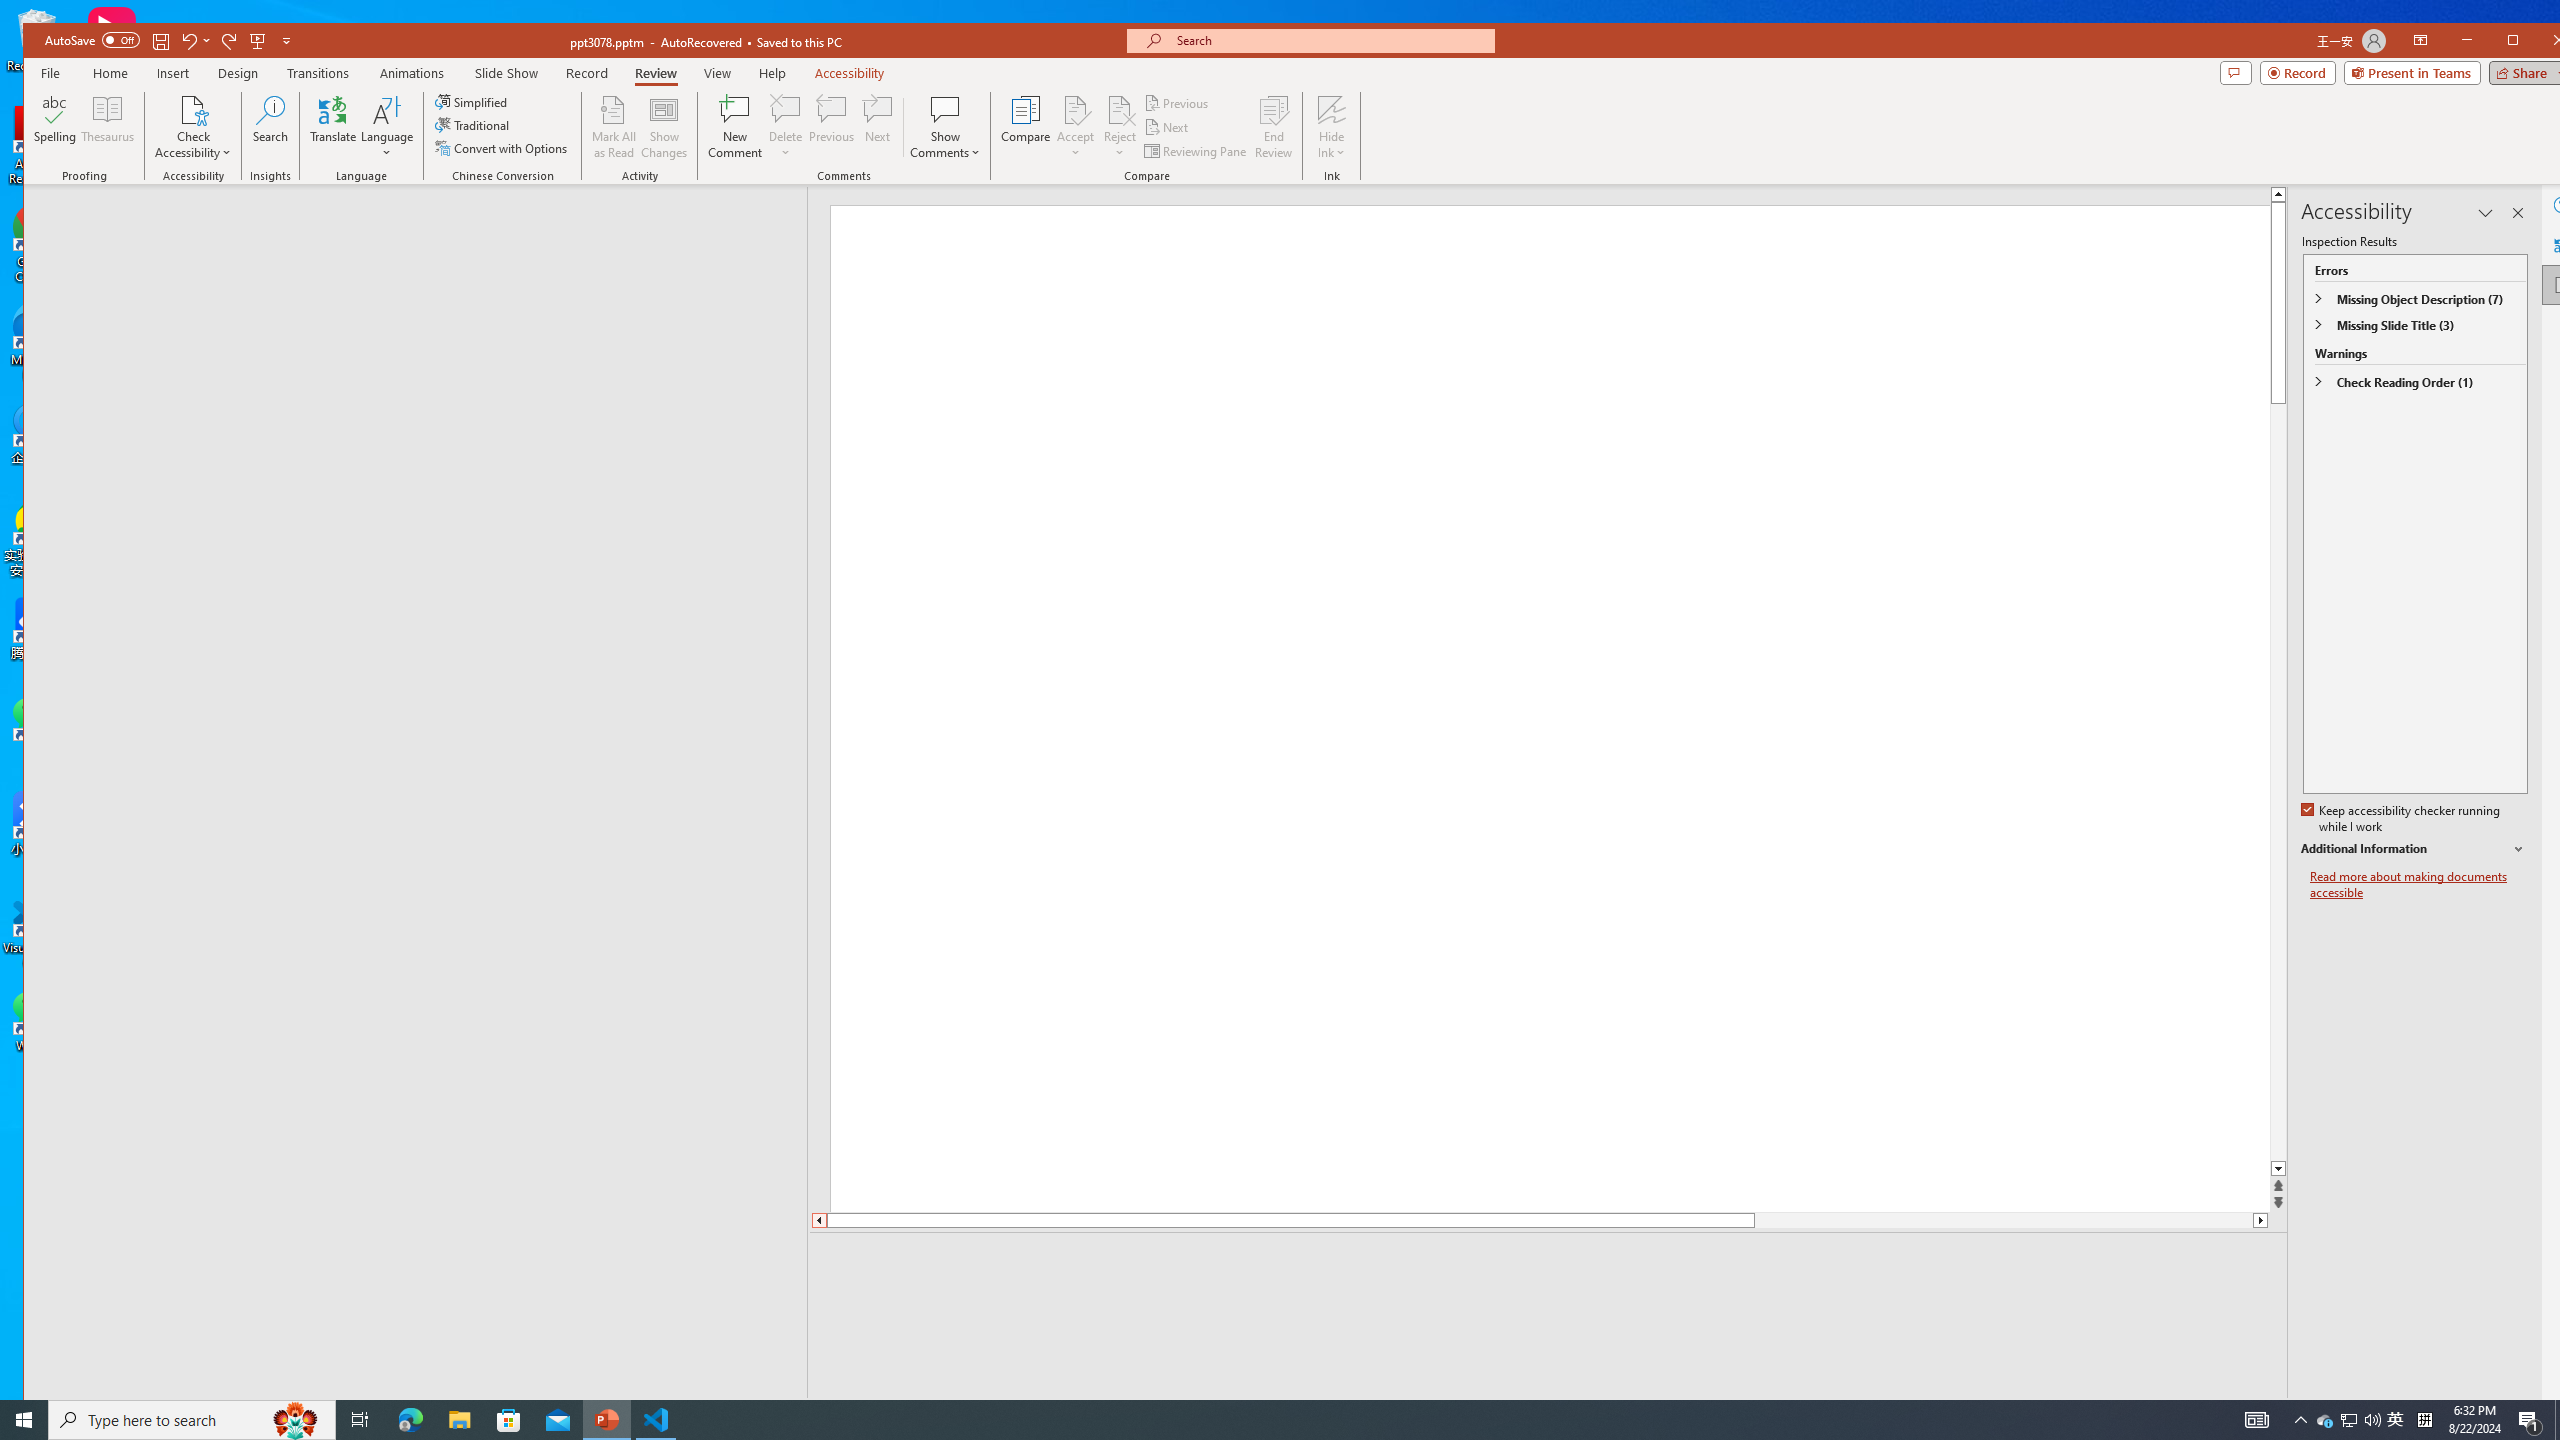 This screenshot has height=1440, width=2560. What do you see at coordinates (2418, 884) in the screenshot?
I see `'Read more about making documents accessible'` at bounding box center [2418, 884].